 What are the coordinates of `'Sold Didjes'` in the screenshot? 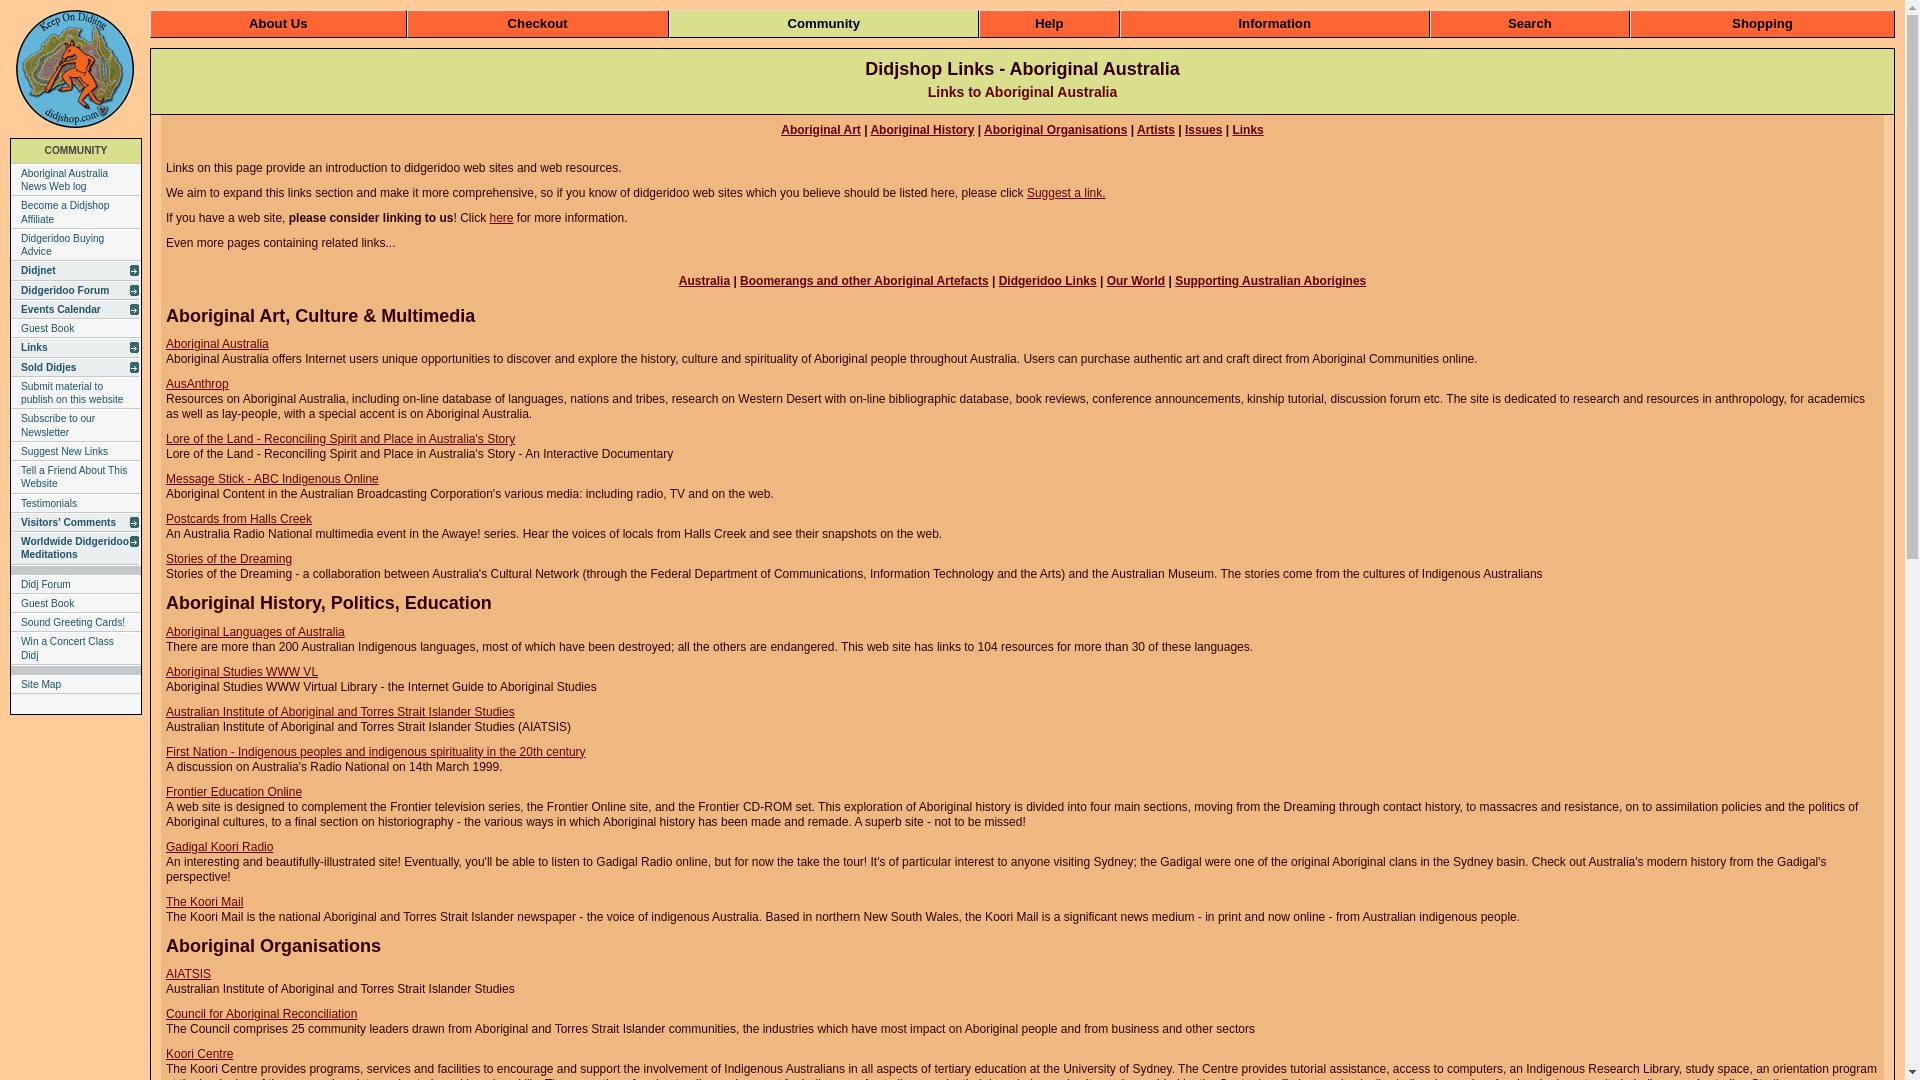 It's located at (75, 367).